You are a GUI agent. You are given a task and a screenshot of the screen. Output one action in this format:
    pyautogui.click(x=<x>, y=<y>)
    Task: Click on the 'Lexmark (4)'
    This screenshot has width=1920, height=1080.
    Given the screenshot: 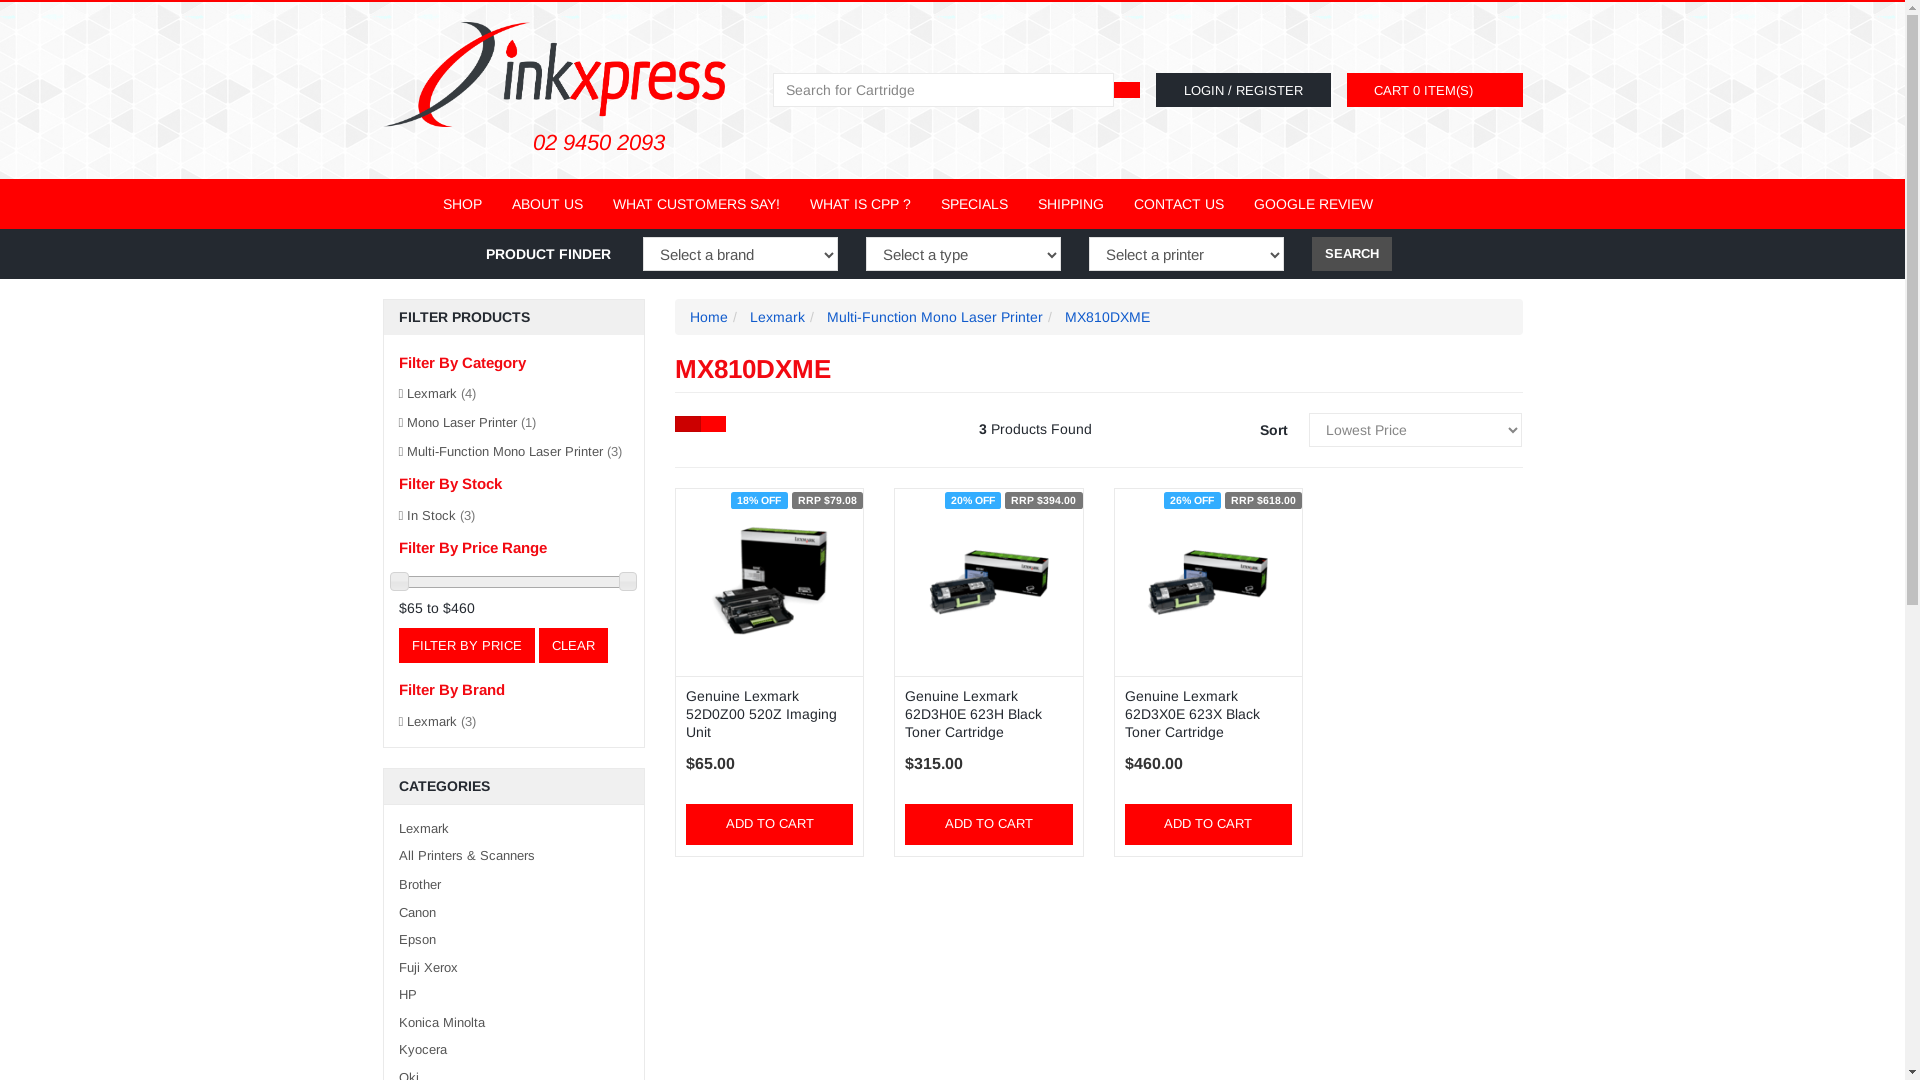 What is the action you would take?
    pyautogui.click(x=514, y=394)
    